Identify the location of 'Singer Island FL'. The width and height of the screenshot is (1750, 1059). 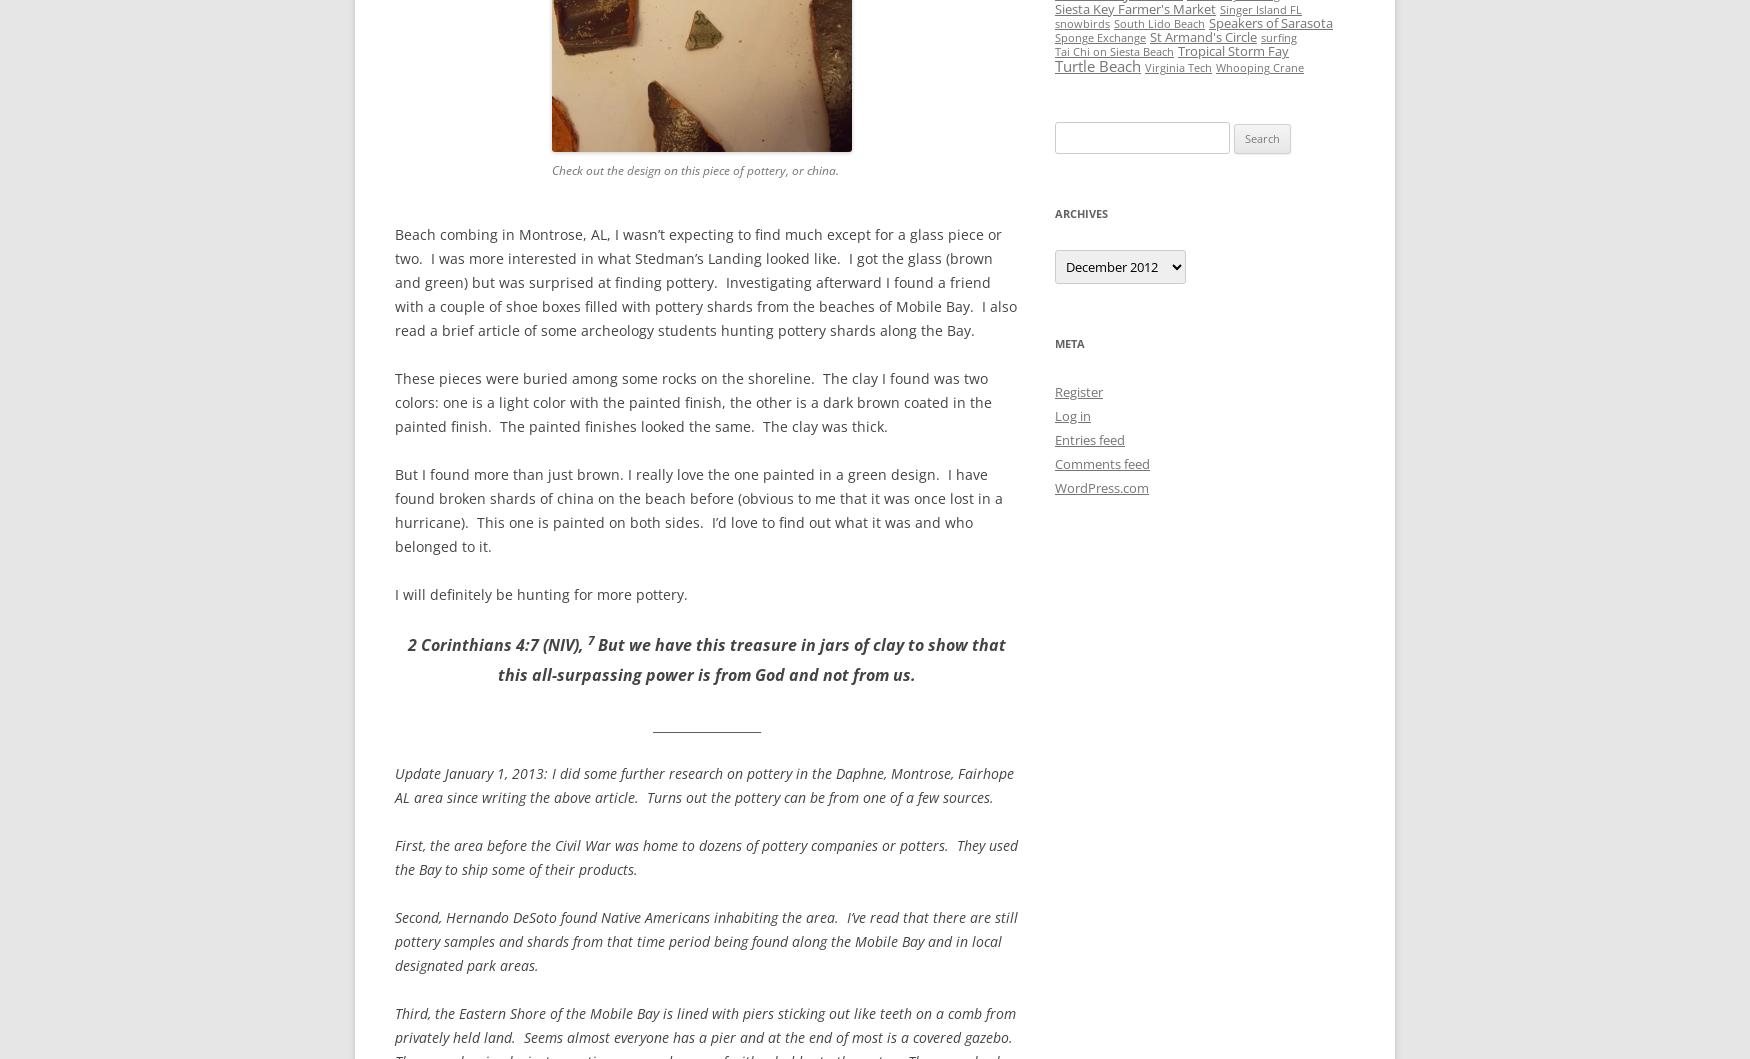
(1260, 9).